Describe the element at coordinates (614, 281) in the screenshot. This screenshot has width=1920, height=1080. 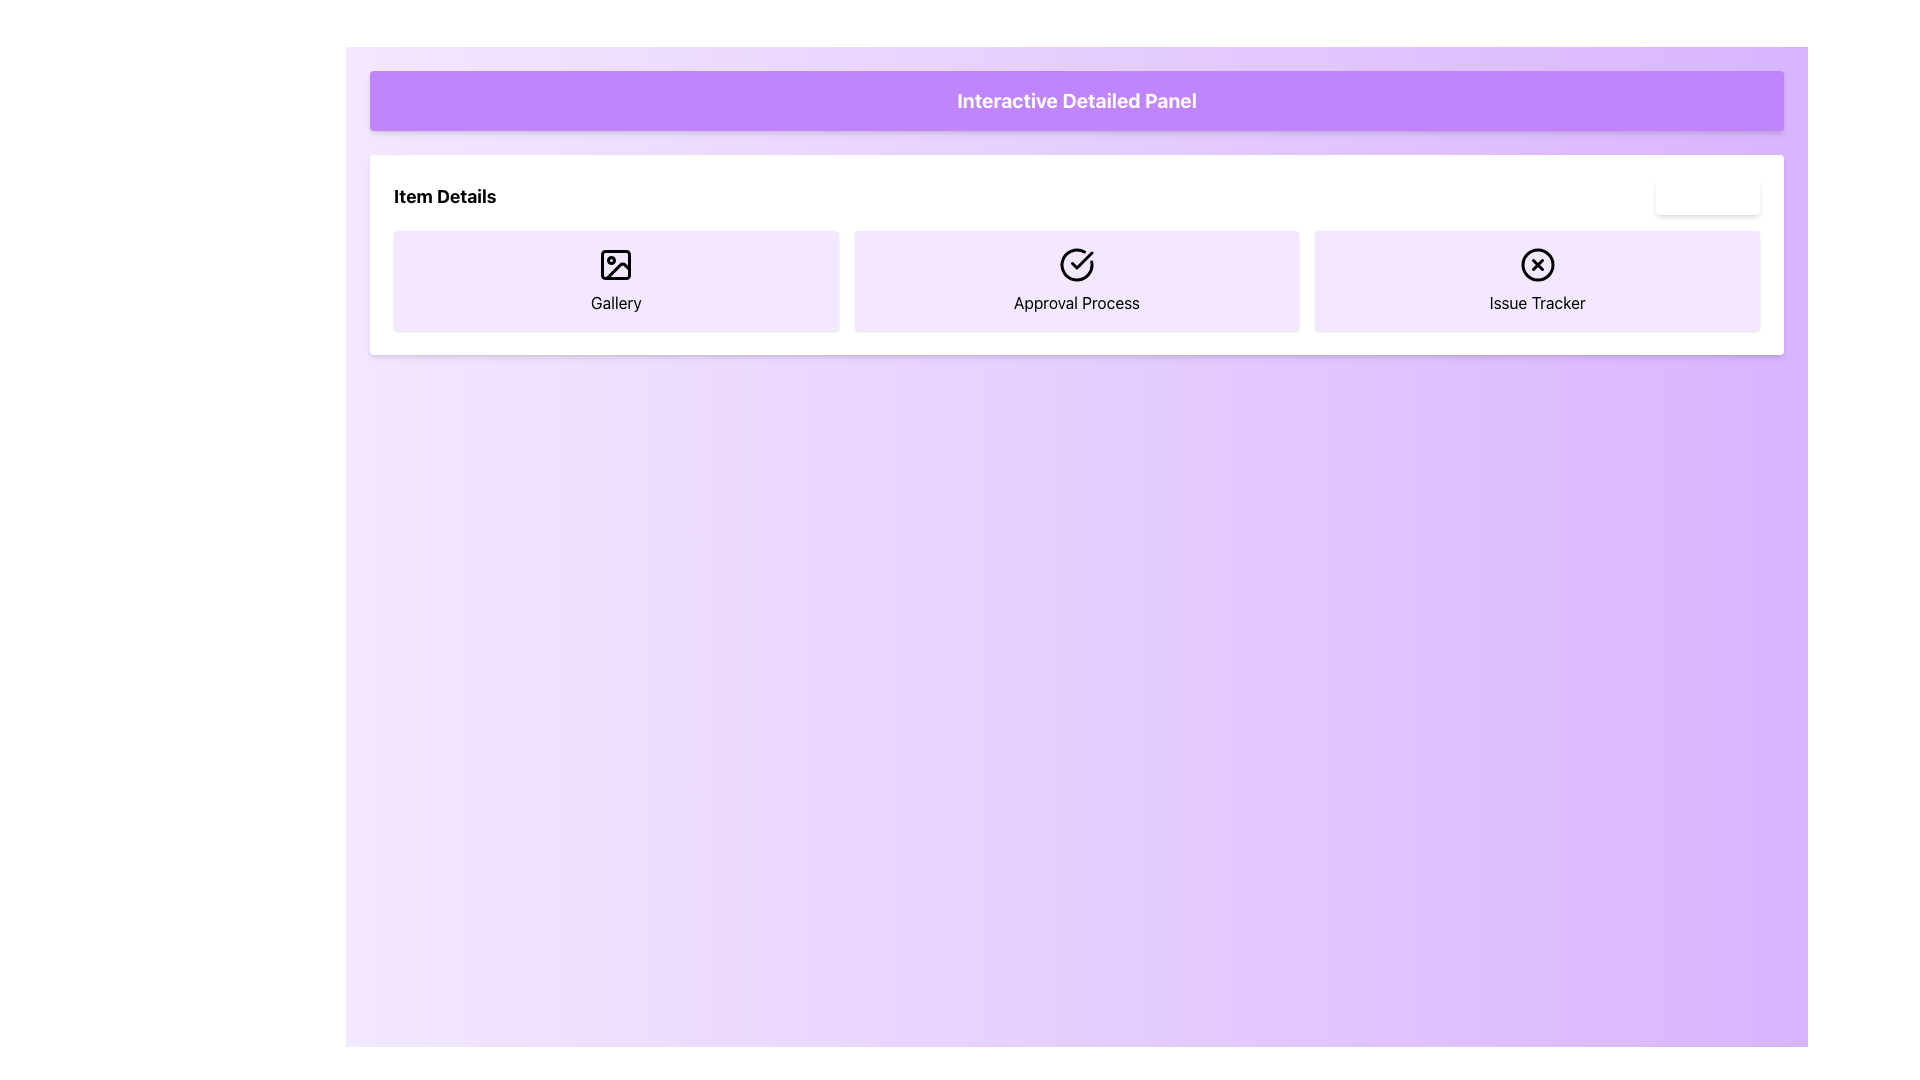
I see `the 'Gallery' button, which is the first card in a row of three, positioned to the left of the 'Approval Process' and 'Issue Tracker' cards` at that location.